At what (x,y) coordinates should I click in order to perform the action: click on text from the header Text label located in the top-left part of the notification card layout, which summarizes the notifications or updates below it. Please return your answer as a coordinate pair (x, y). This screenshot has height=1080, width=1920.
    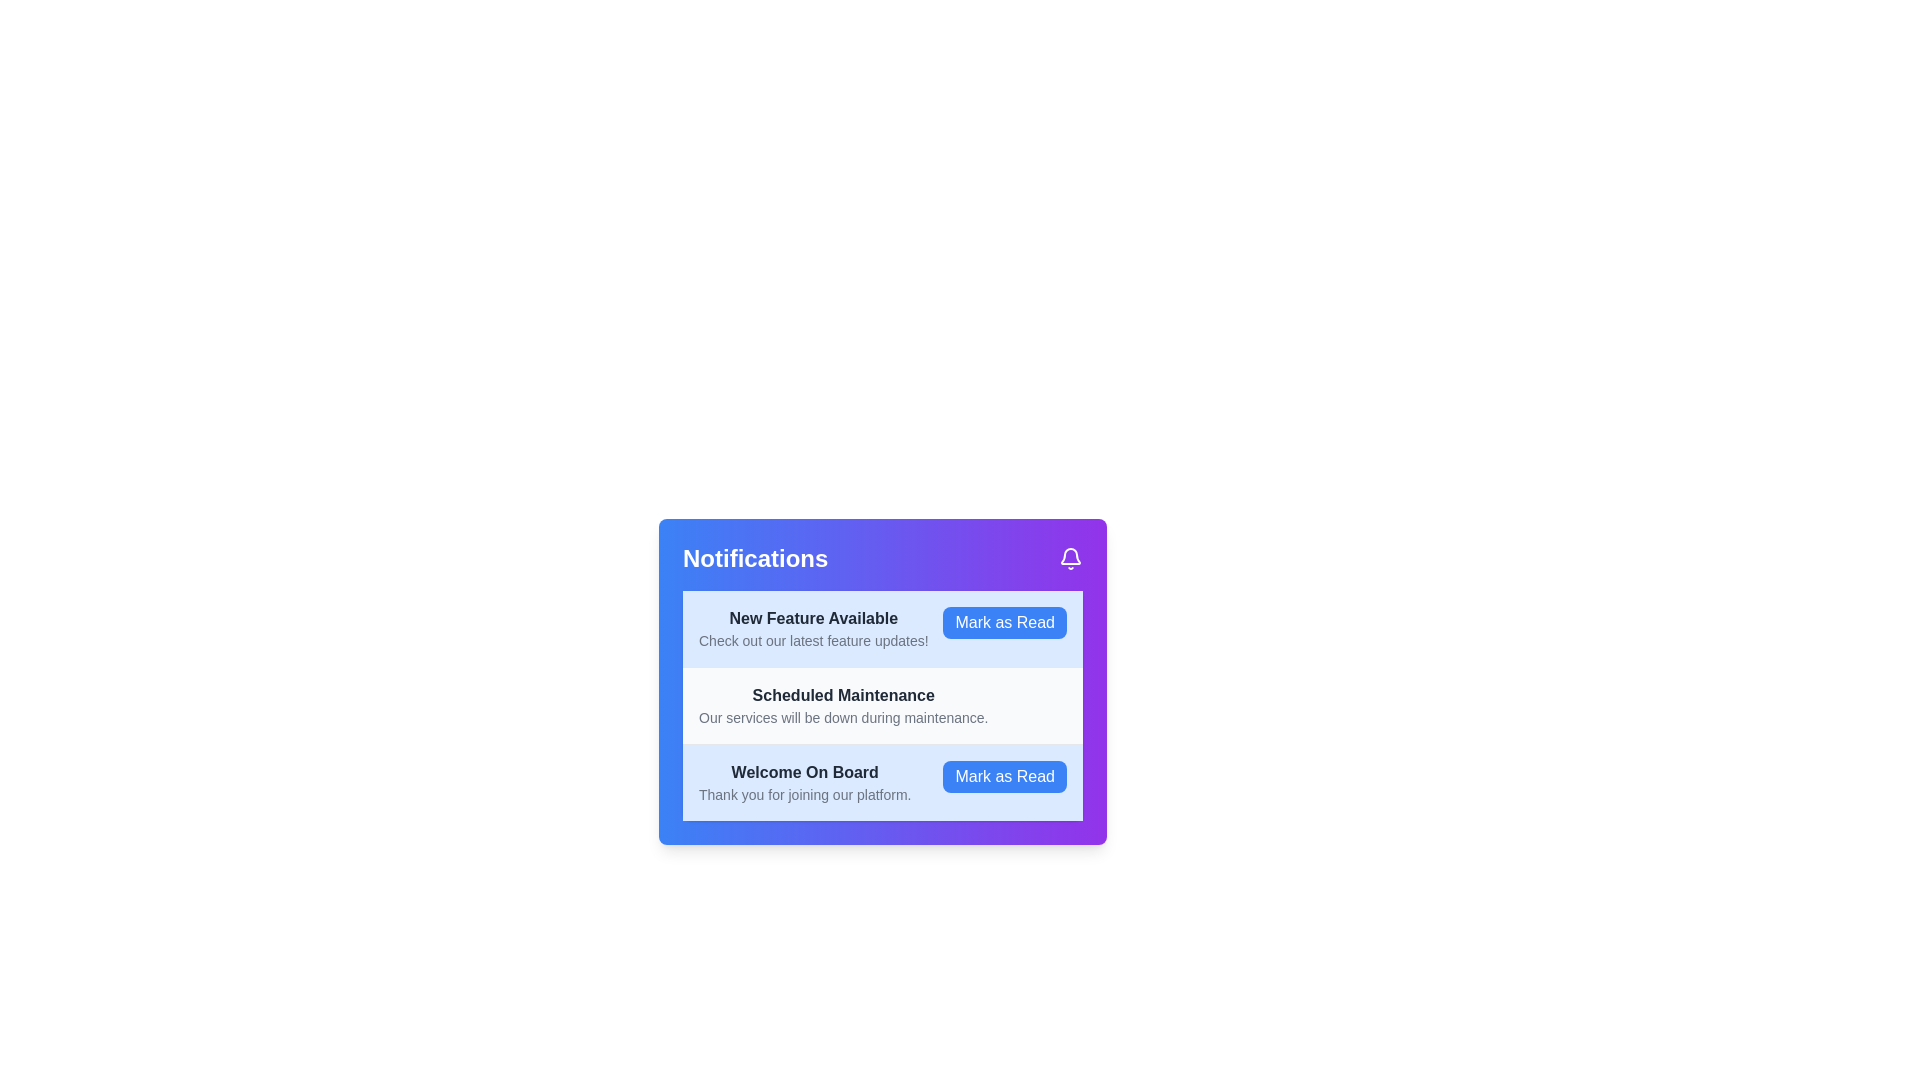
    Looking at the image, I should click on (754, 559).